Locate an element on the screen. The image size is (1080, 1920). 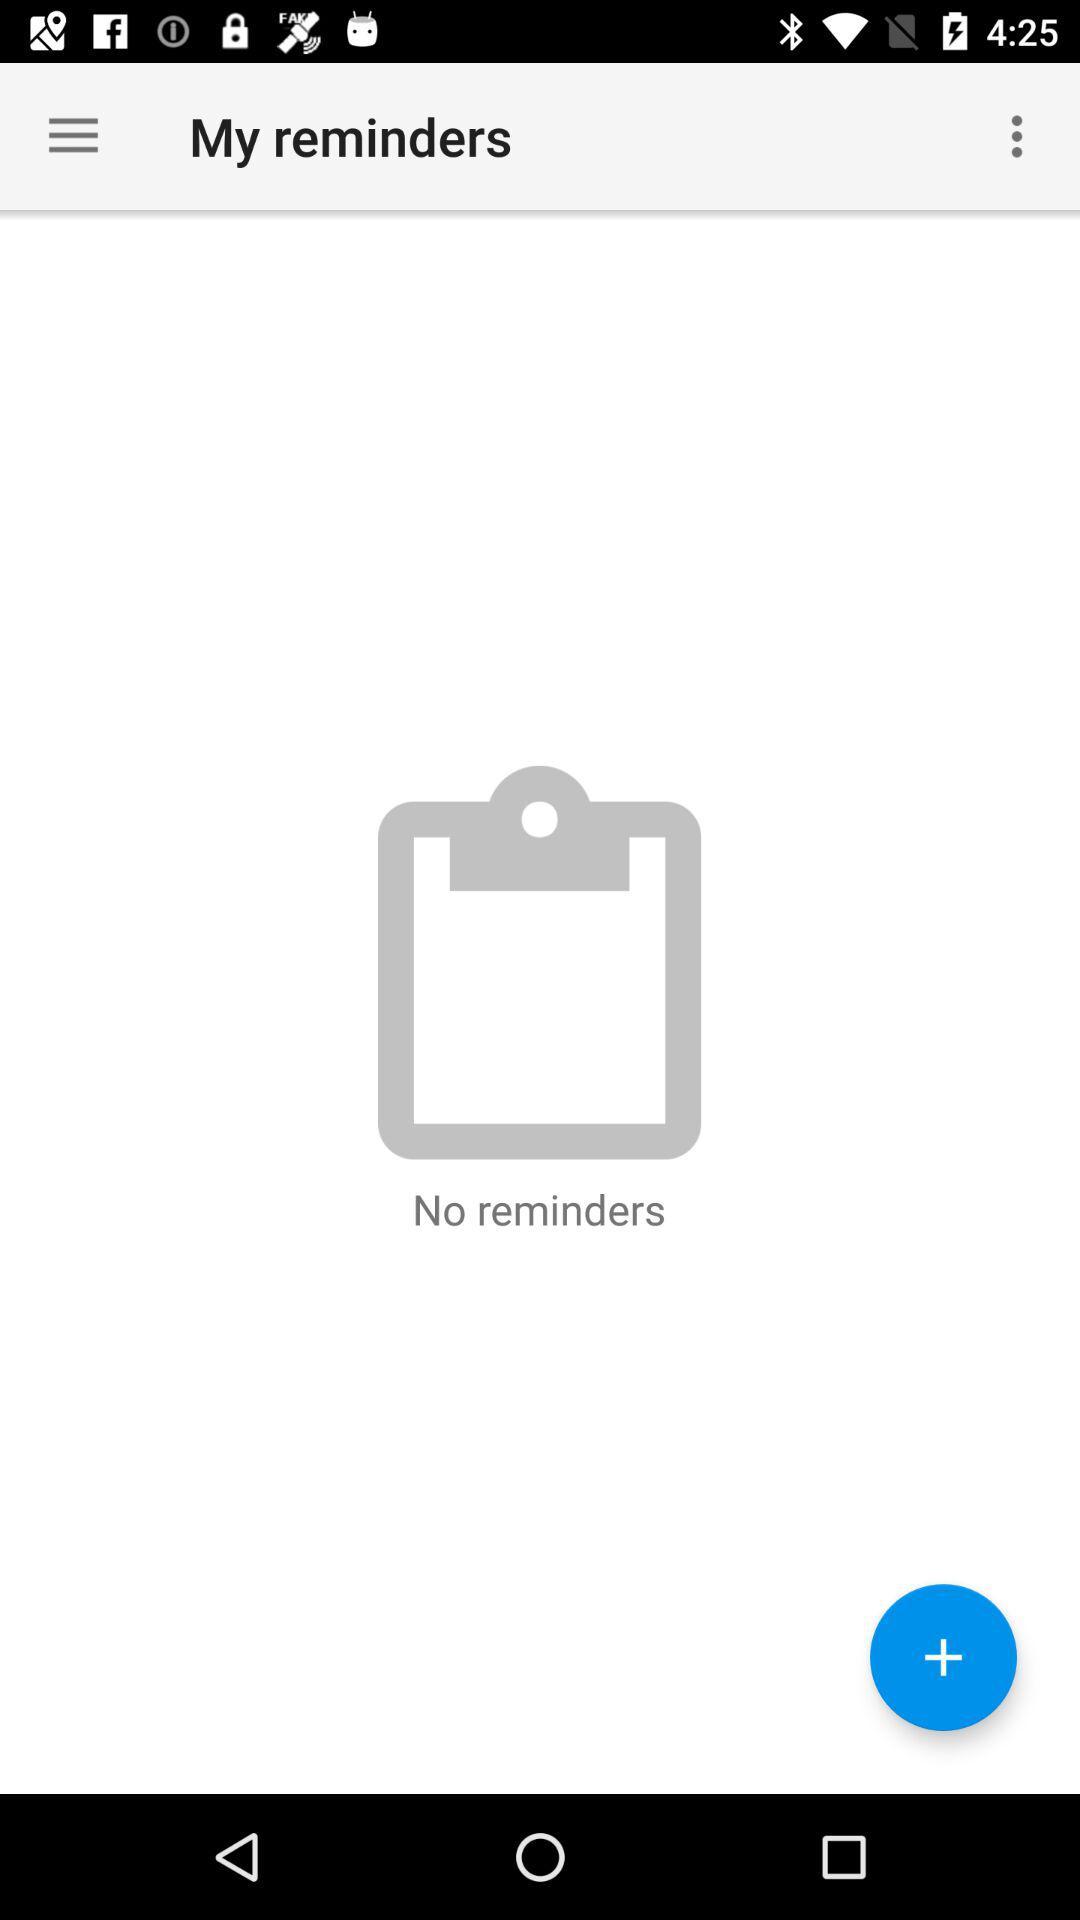
the icon next to my reminders item is located at coordinates (1017, 135).